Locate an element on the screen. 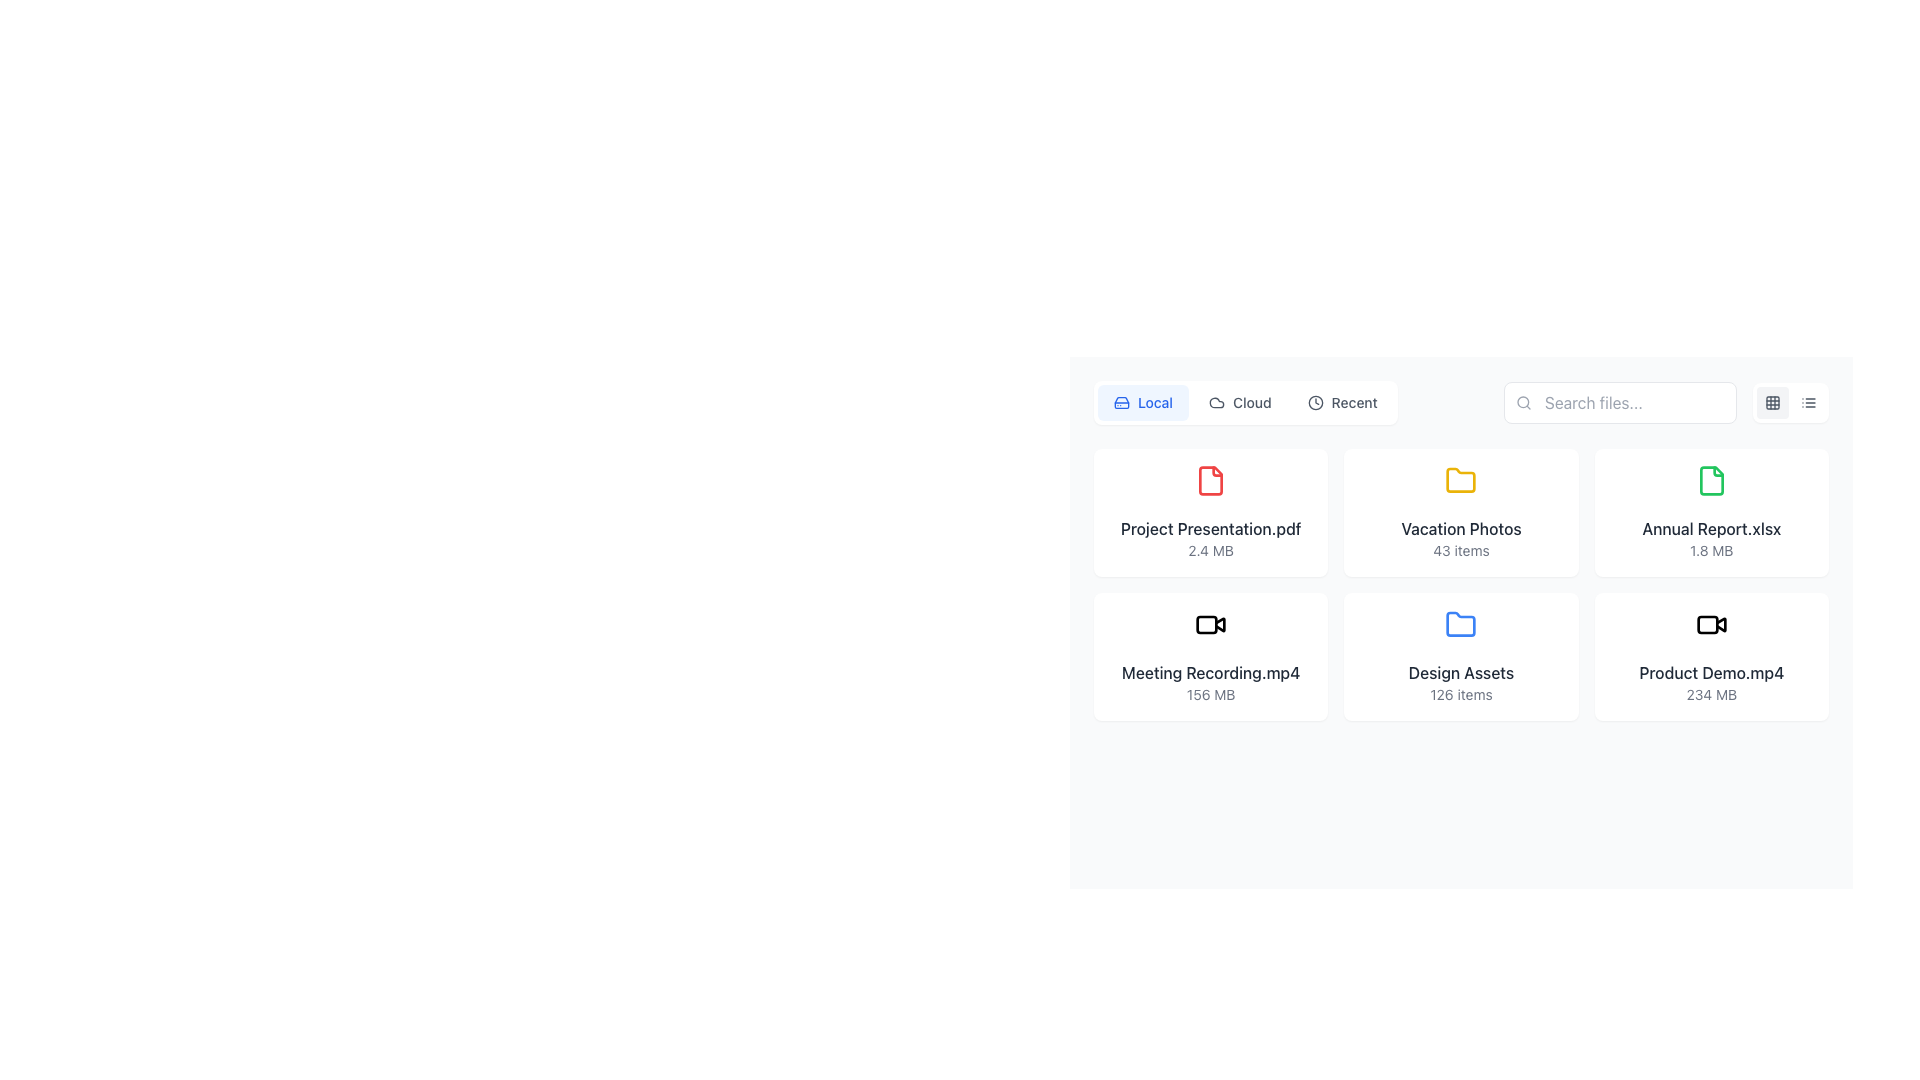  the button in the upper-right area of the interface that switches the display mode to list view is located at coordinates (1790, 402).